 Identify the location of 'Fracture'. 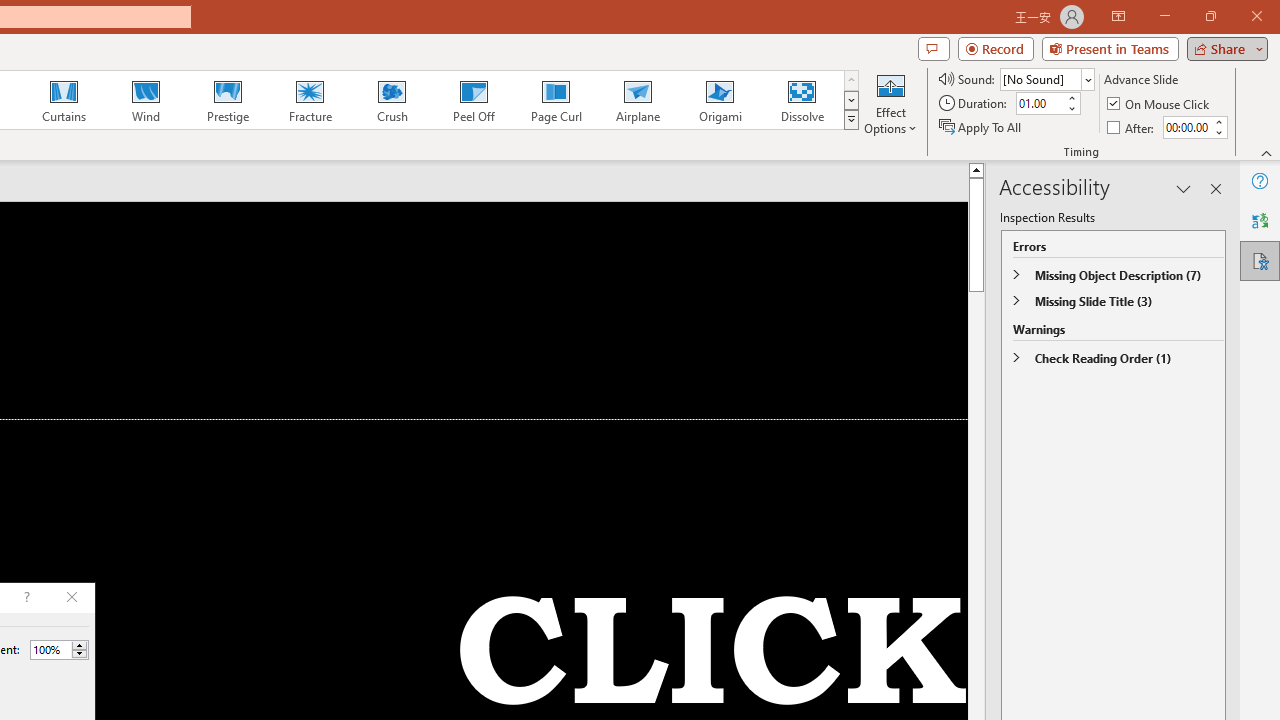
(308, 100).